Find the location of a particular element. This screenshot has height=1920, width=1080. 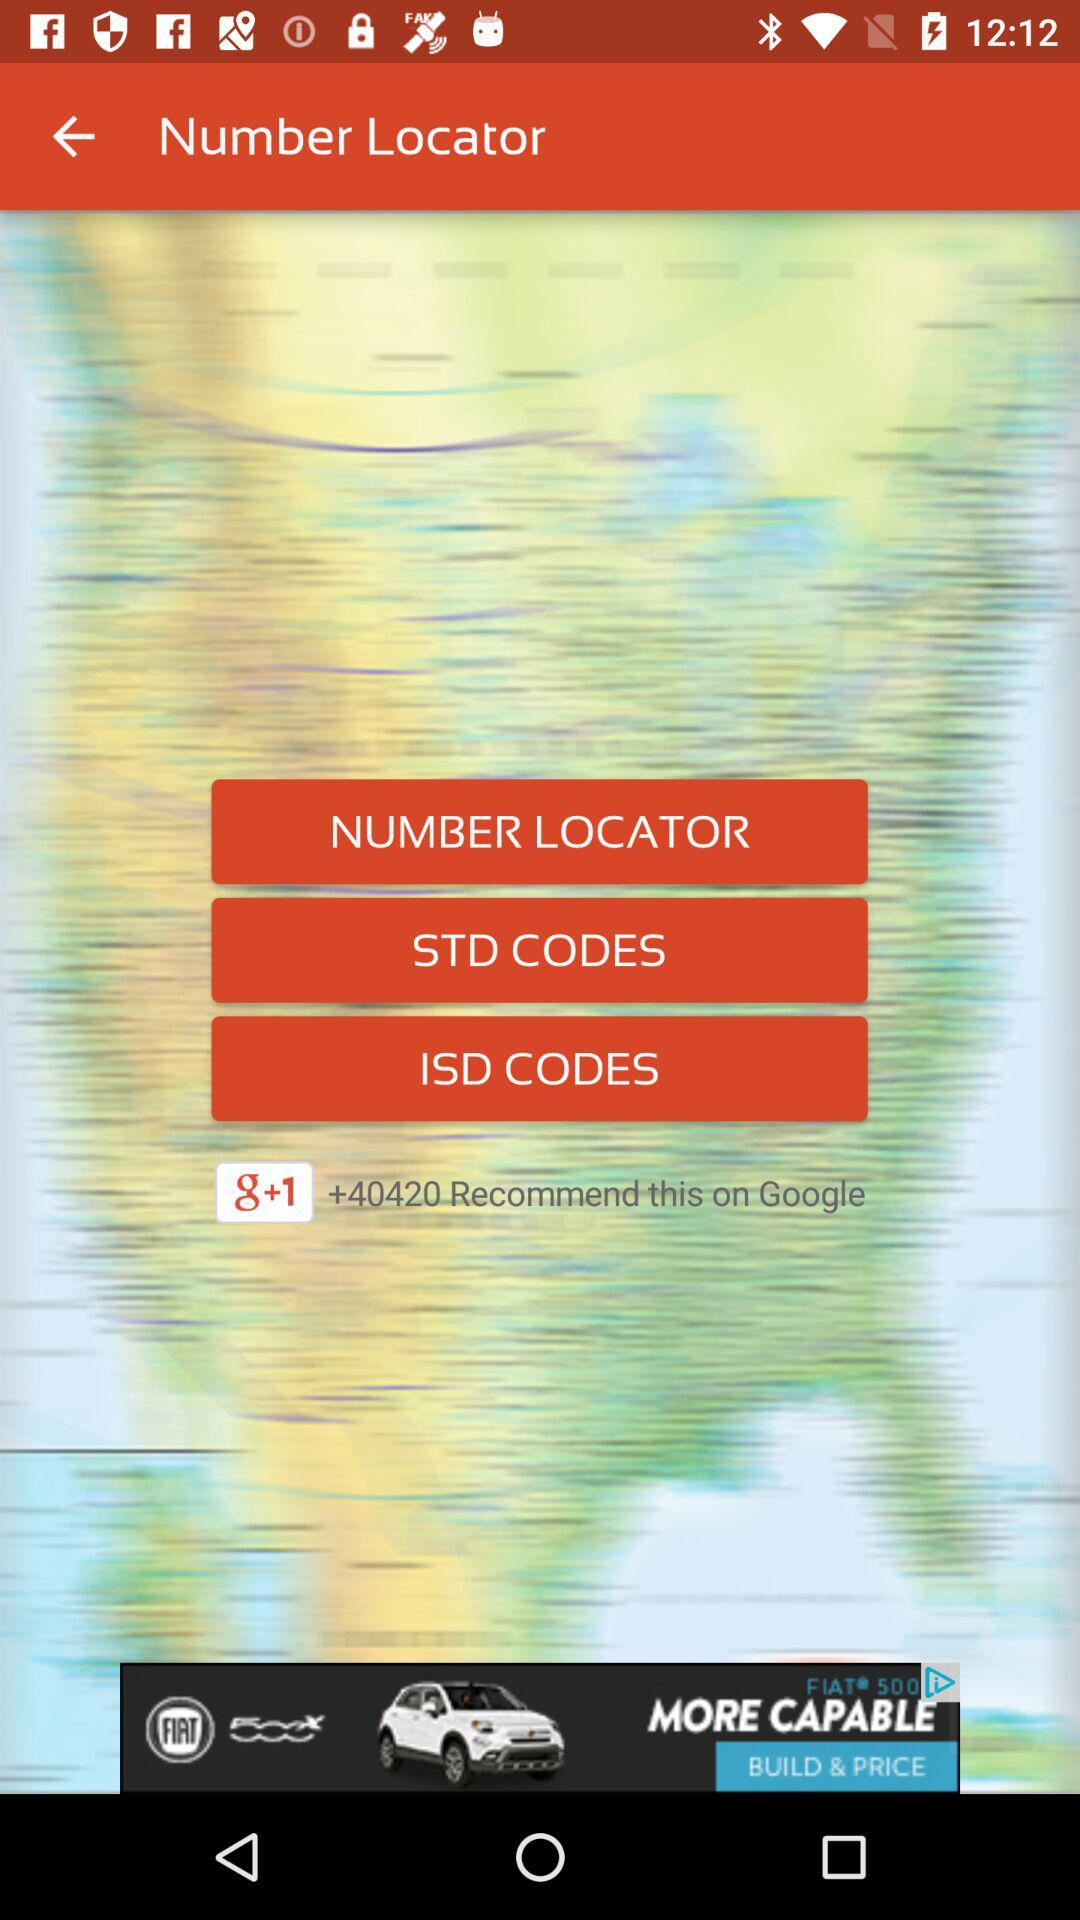

open car advertisement is located at coordinates (540, 1727).